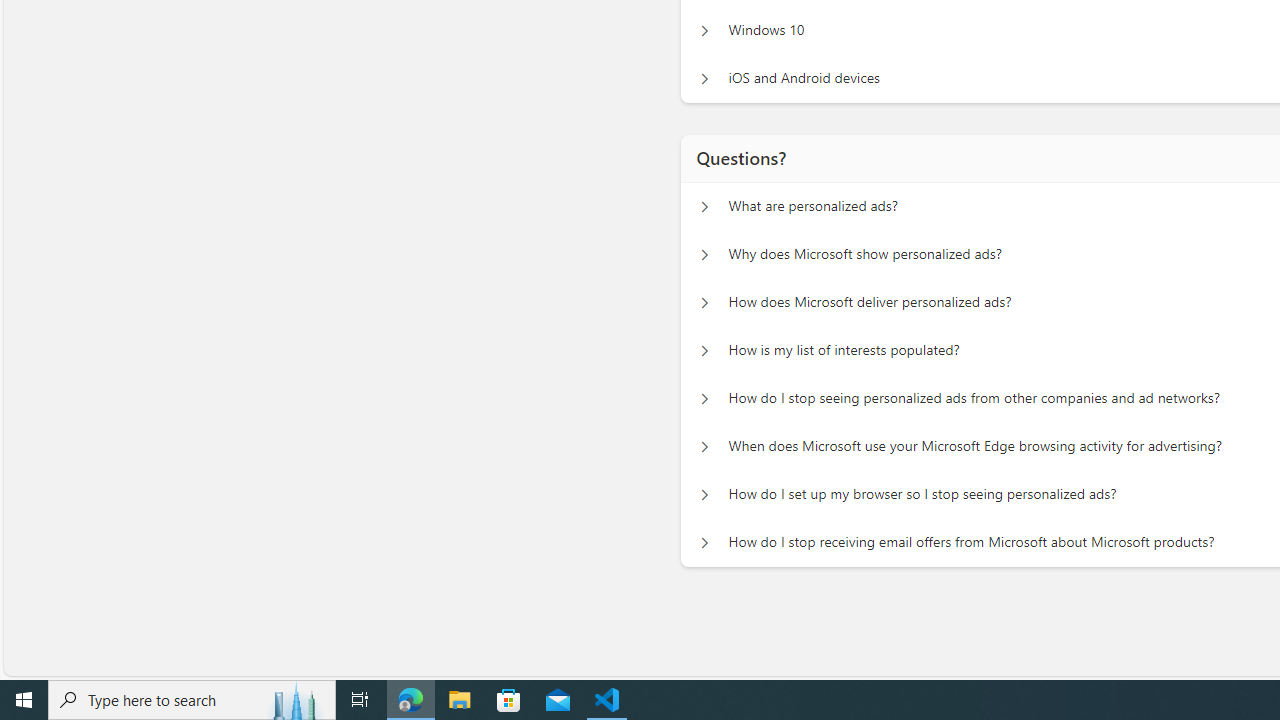 Image resolution: width=1280 pixels, height=720 pixels. Describe the element at coordinates (704, 30) in the screenshot. I see `'Manage personalized ads on your device Windows 10'` at that location.